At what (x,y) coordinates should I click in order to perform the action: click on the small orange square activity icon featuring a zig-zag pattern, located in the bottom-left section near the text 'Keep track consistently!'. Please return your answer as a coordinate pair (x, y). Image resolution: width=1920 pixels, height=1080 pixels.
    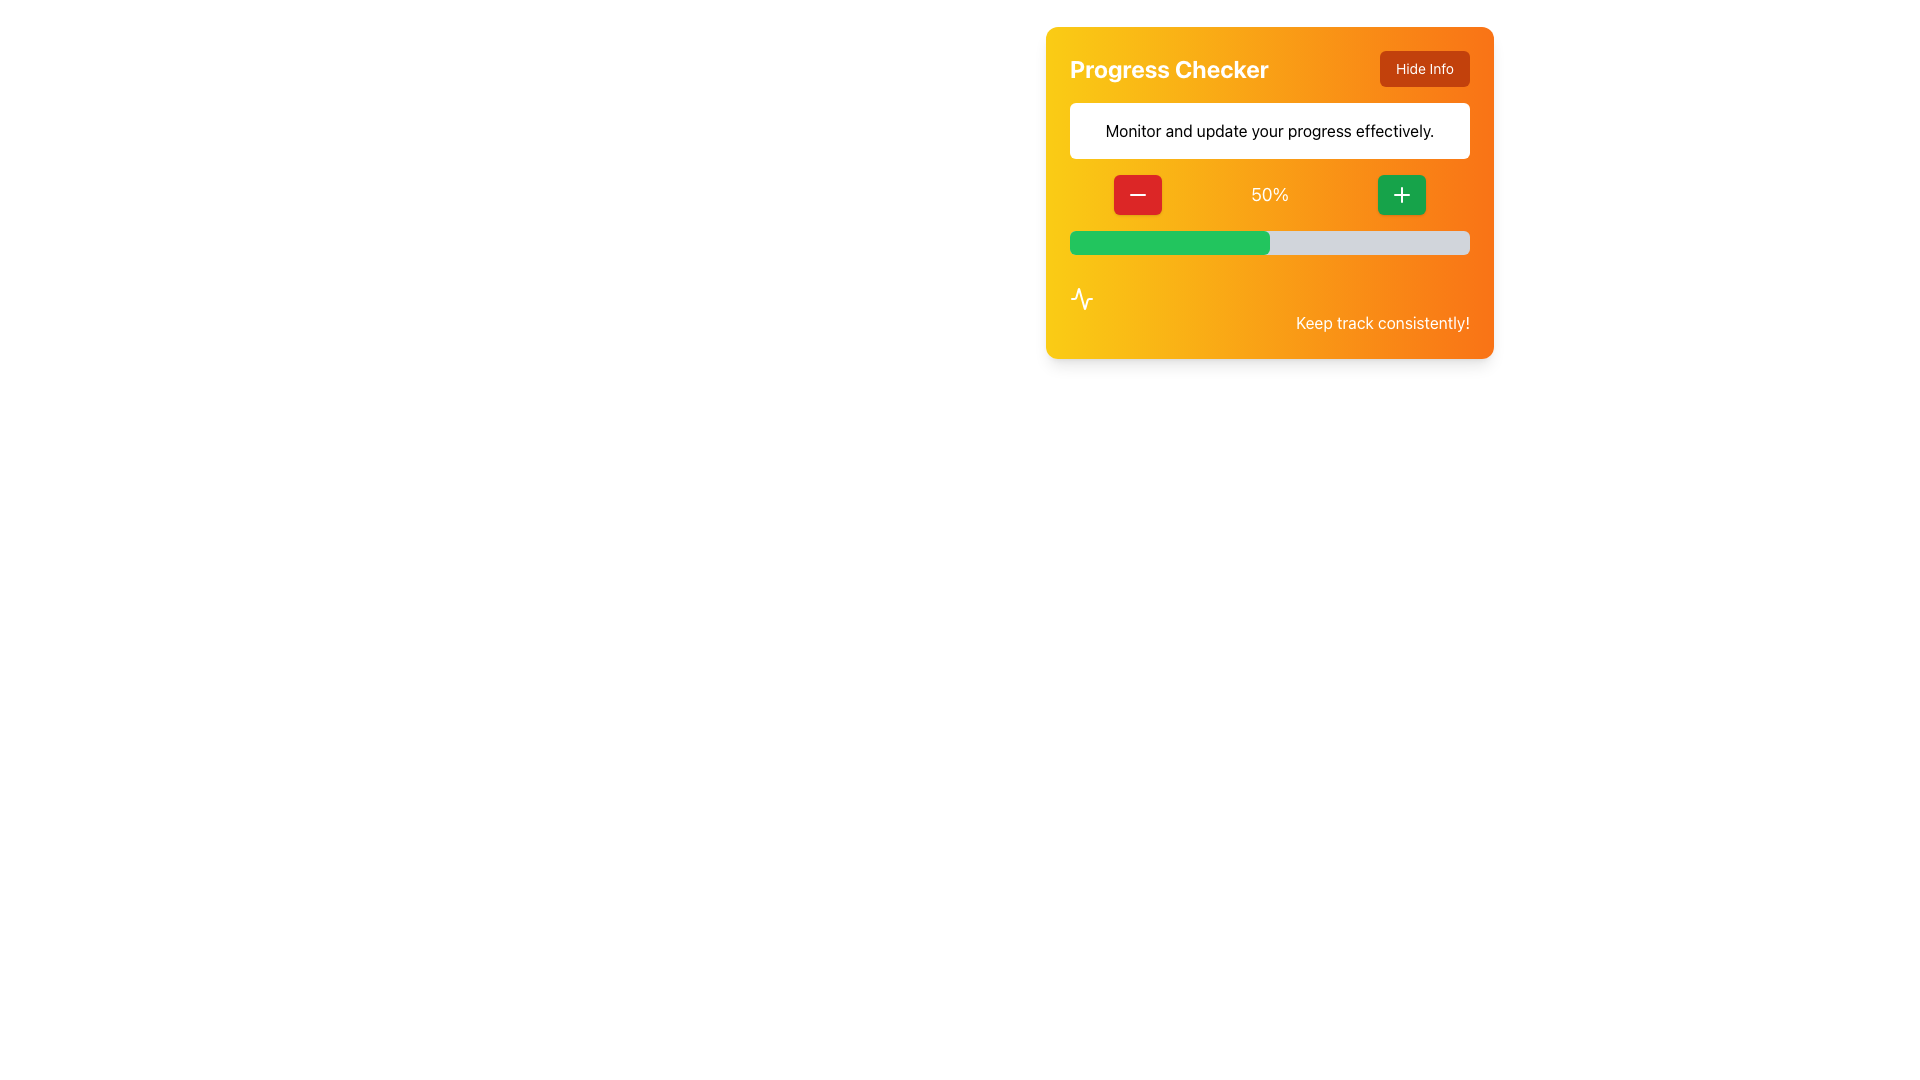
    Looking at the image, I should click on (1080, 299).